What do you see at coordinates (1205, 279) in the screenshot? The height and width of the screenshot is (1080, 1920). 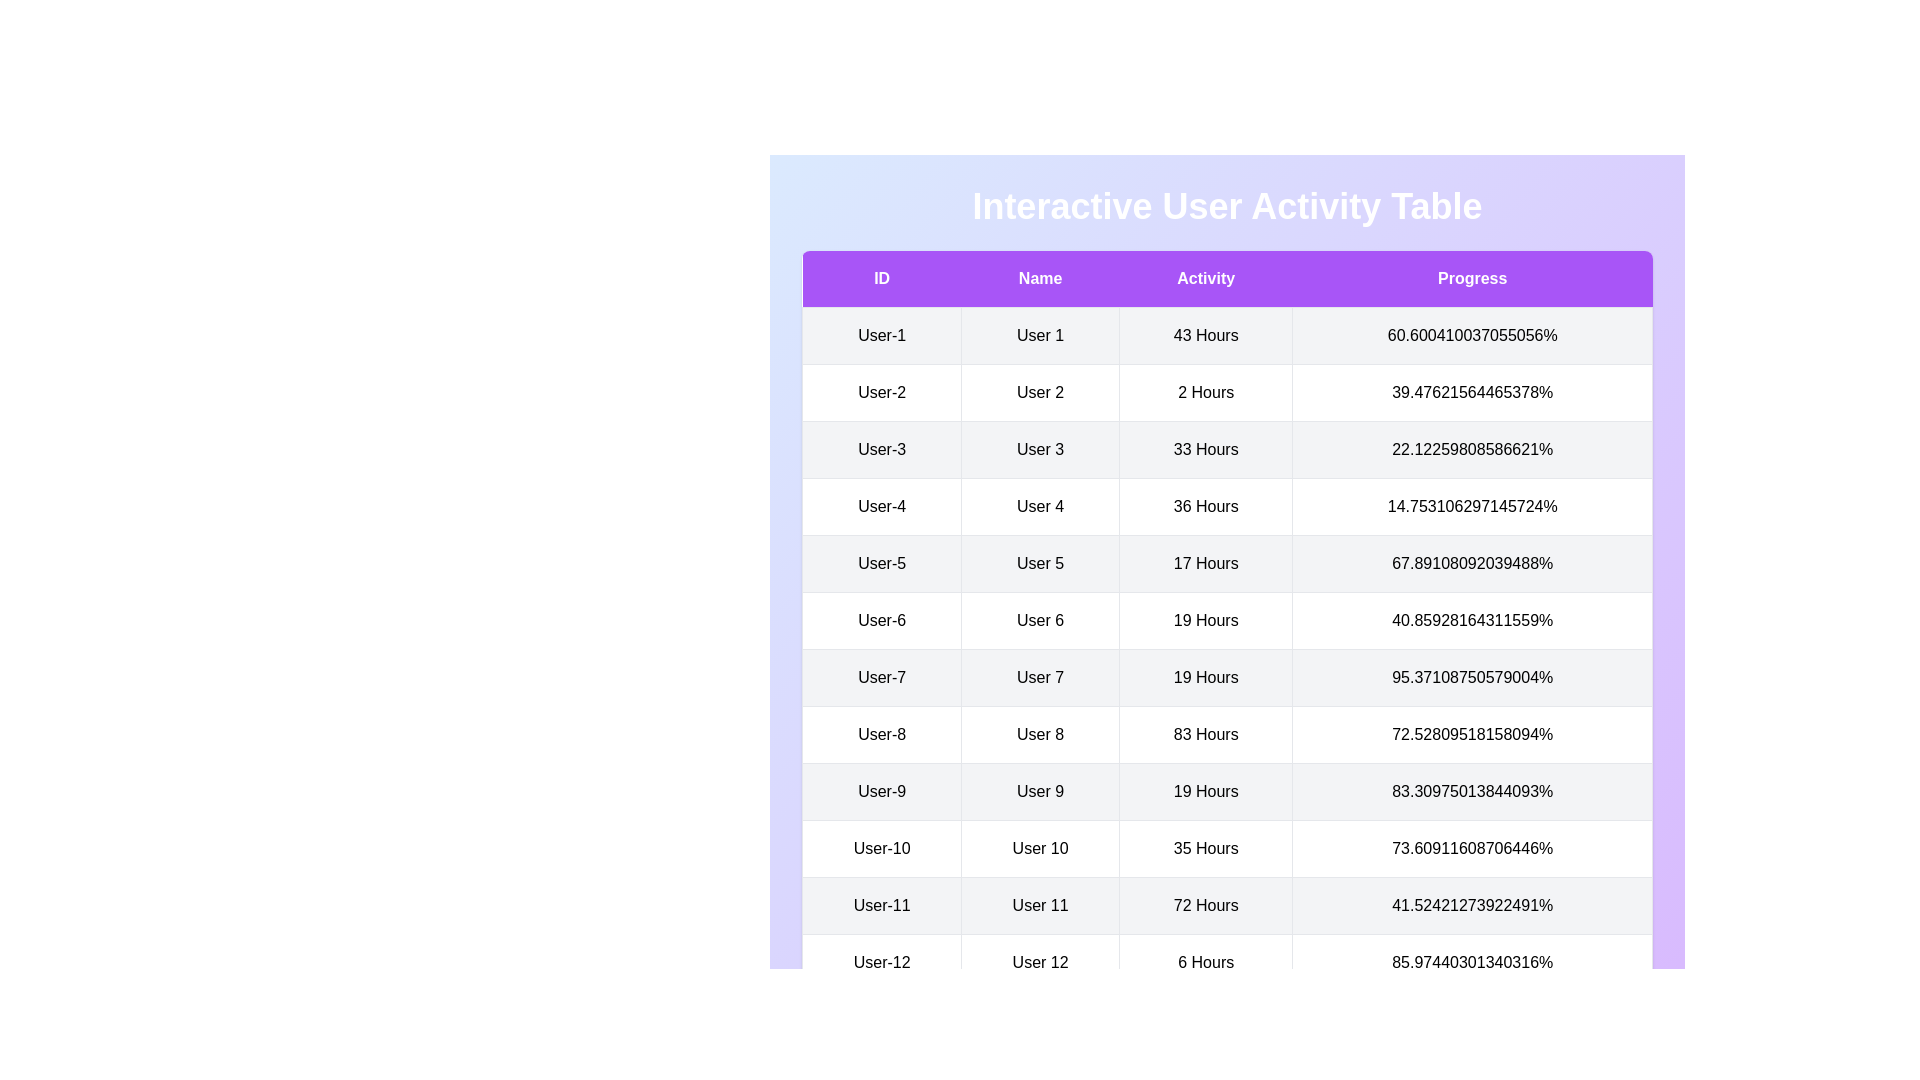 I see `the header labeled 'Activity' to sort the respective column` at bounding box center [1205, 279].